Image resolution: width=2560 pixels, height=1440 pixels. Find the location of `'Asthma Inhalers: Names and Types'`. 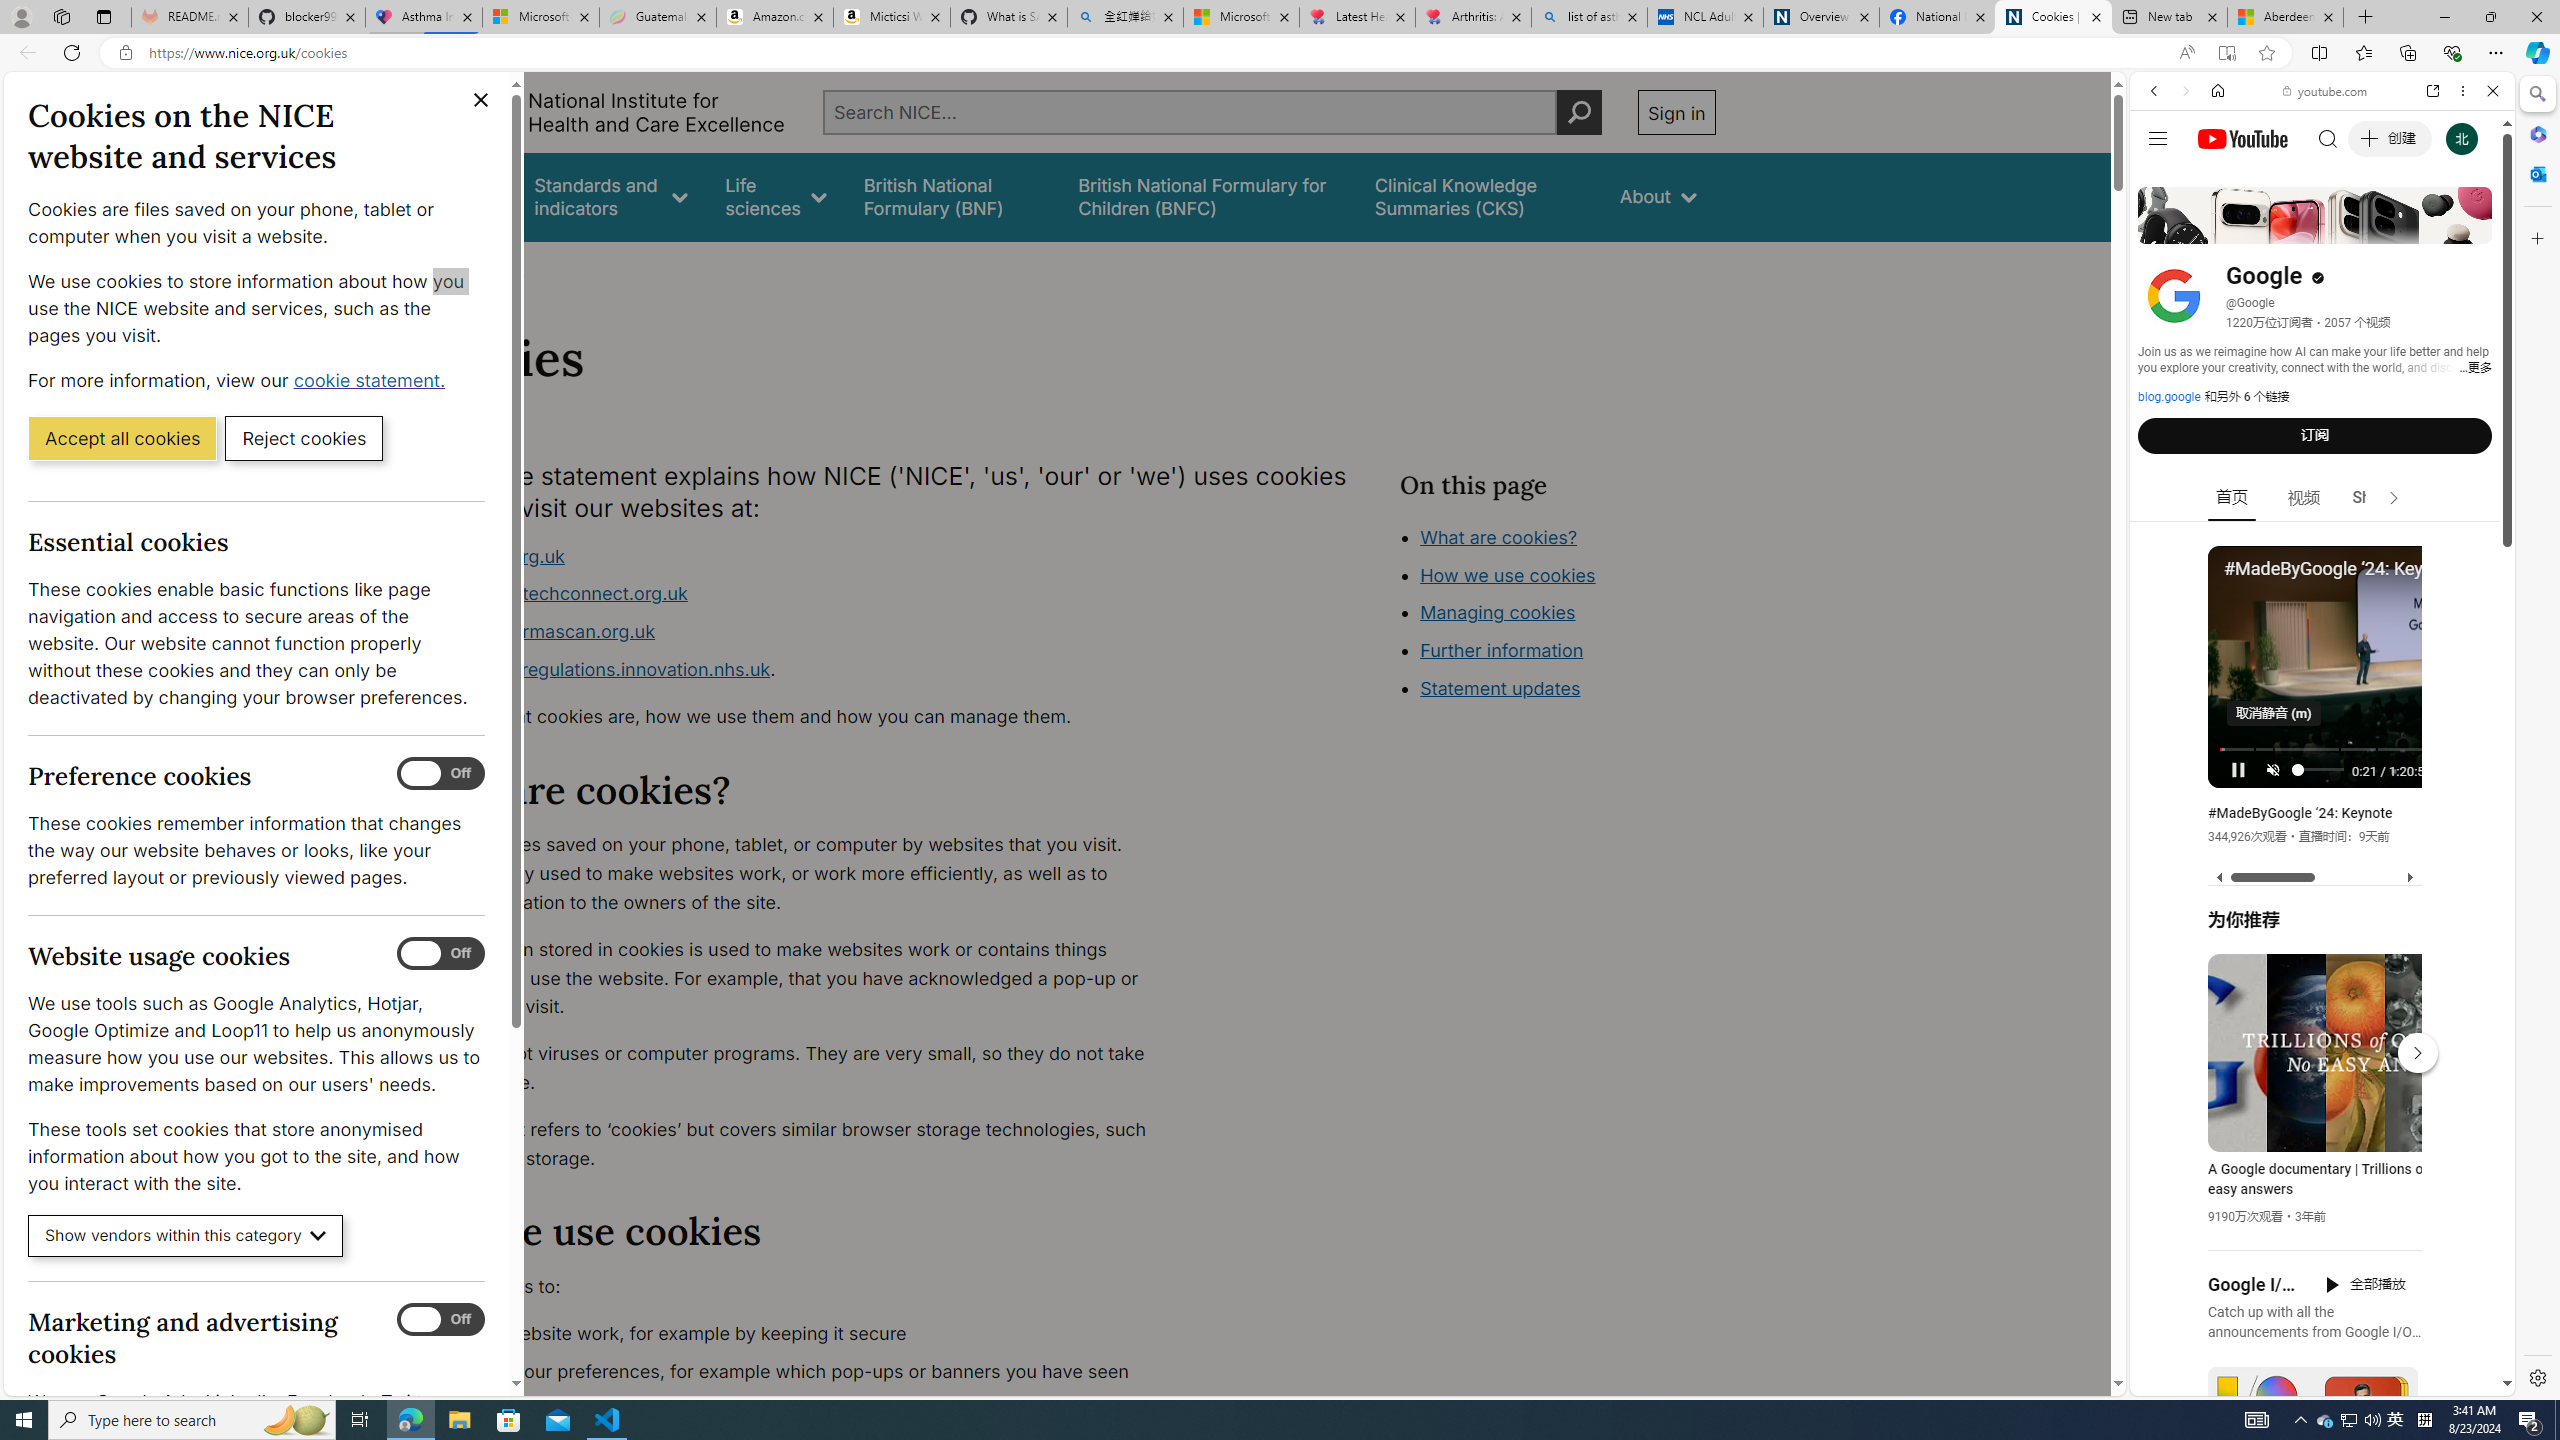

'Asthma Inhalers: Names and Types' is located at coordinates (423, 16).